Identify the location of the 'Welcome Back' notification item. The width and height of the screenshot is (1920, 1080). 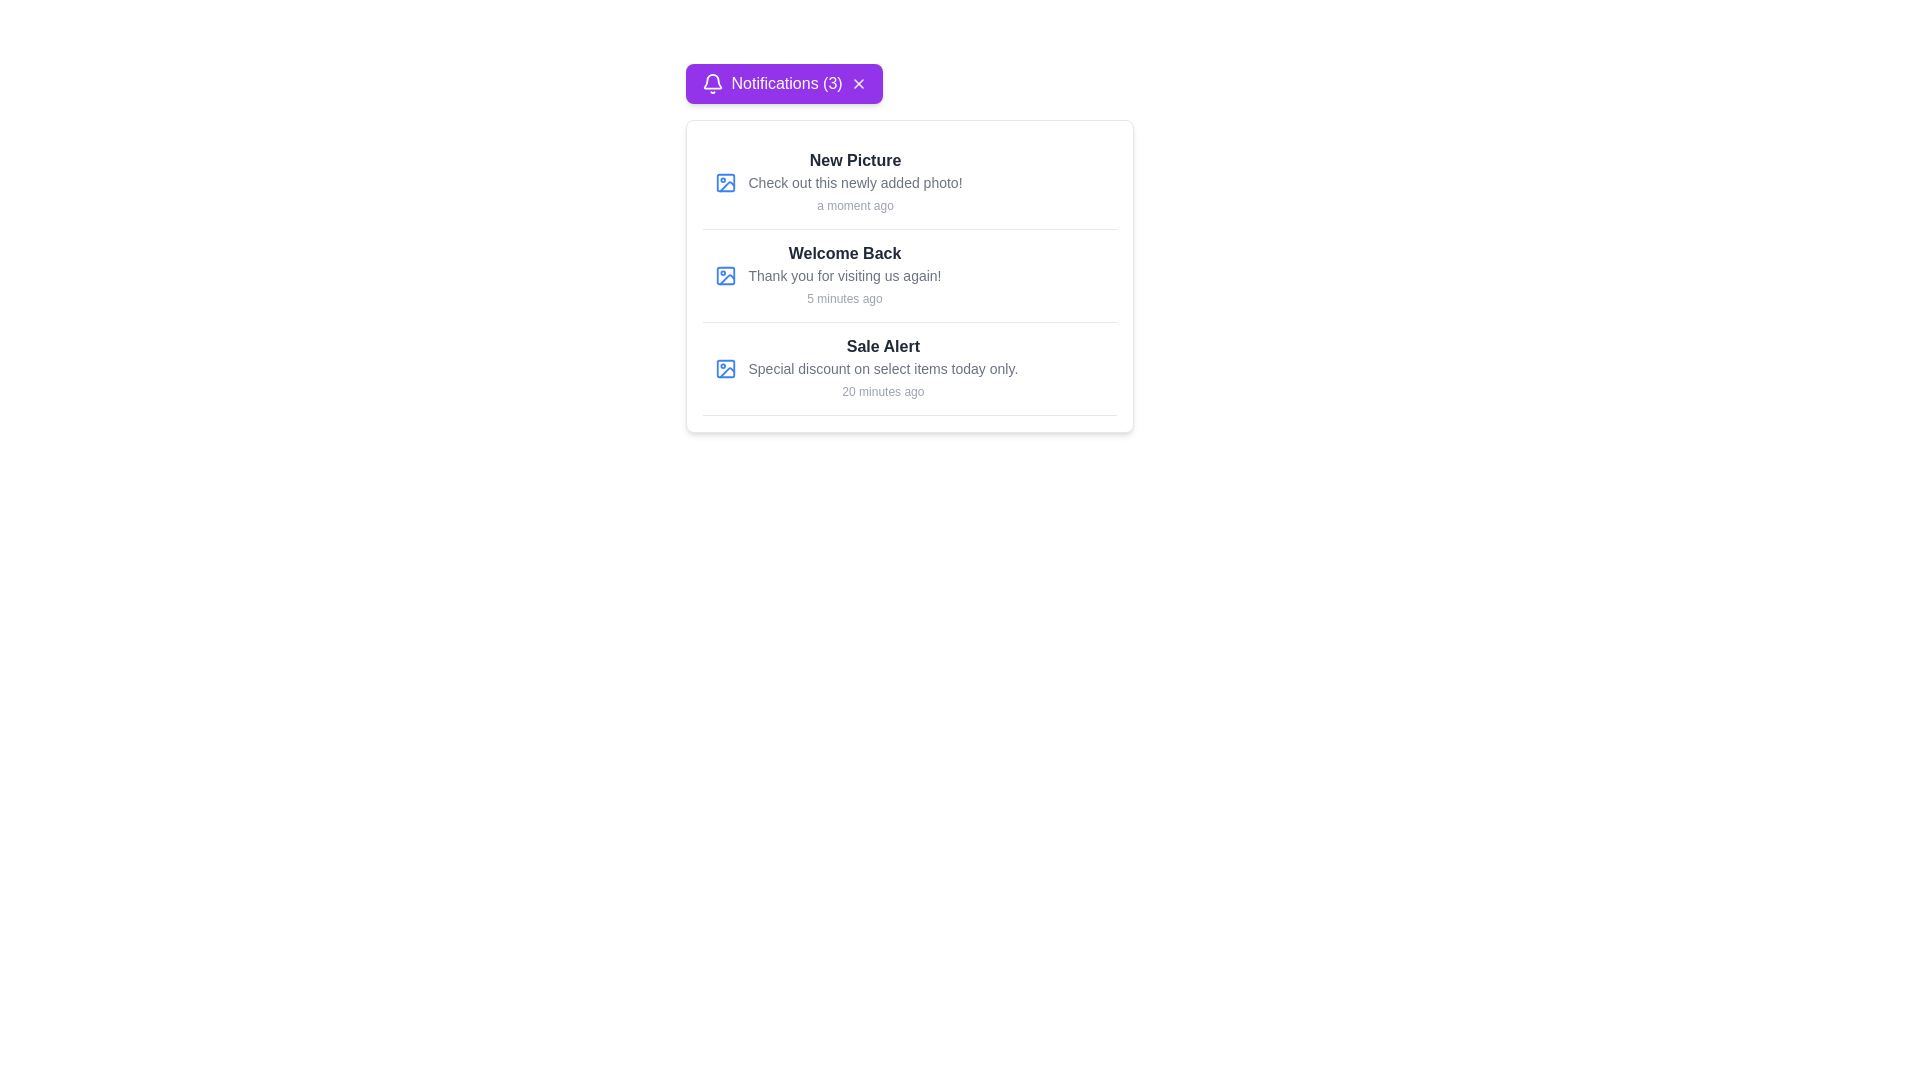
(844, 276).